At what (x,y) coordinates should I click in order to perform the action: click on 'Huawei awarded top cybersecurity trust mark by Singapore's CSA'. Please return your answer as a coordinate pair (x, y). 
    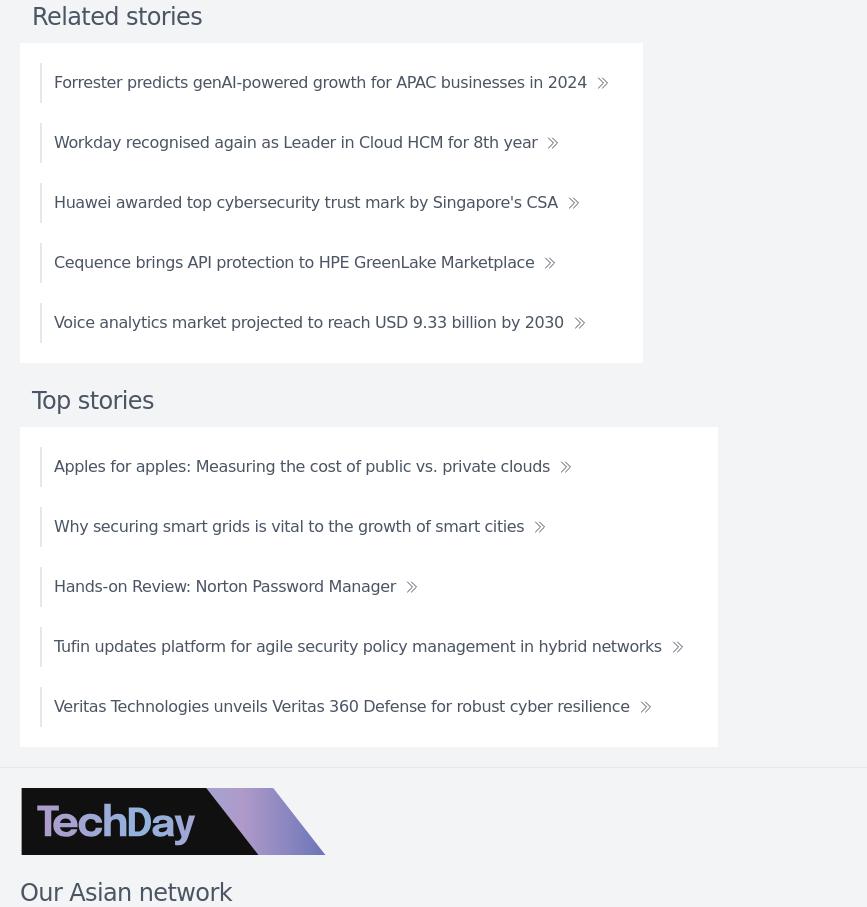
    Looking at the image, I should click on (305, 200).